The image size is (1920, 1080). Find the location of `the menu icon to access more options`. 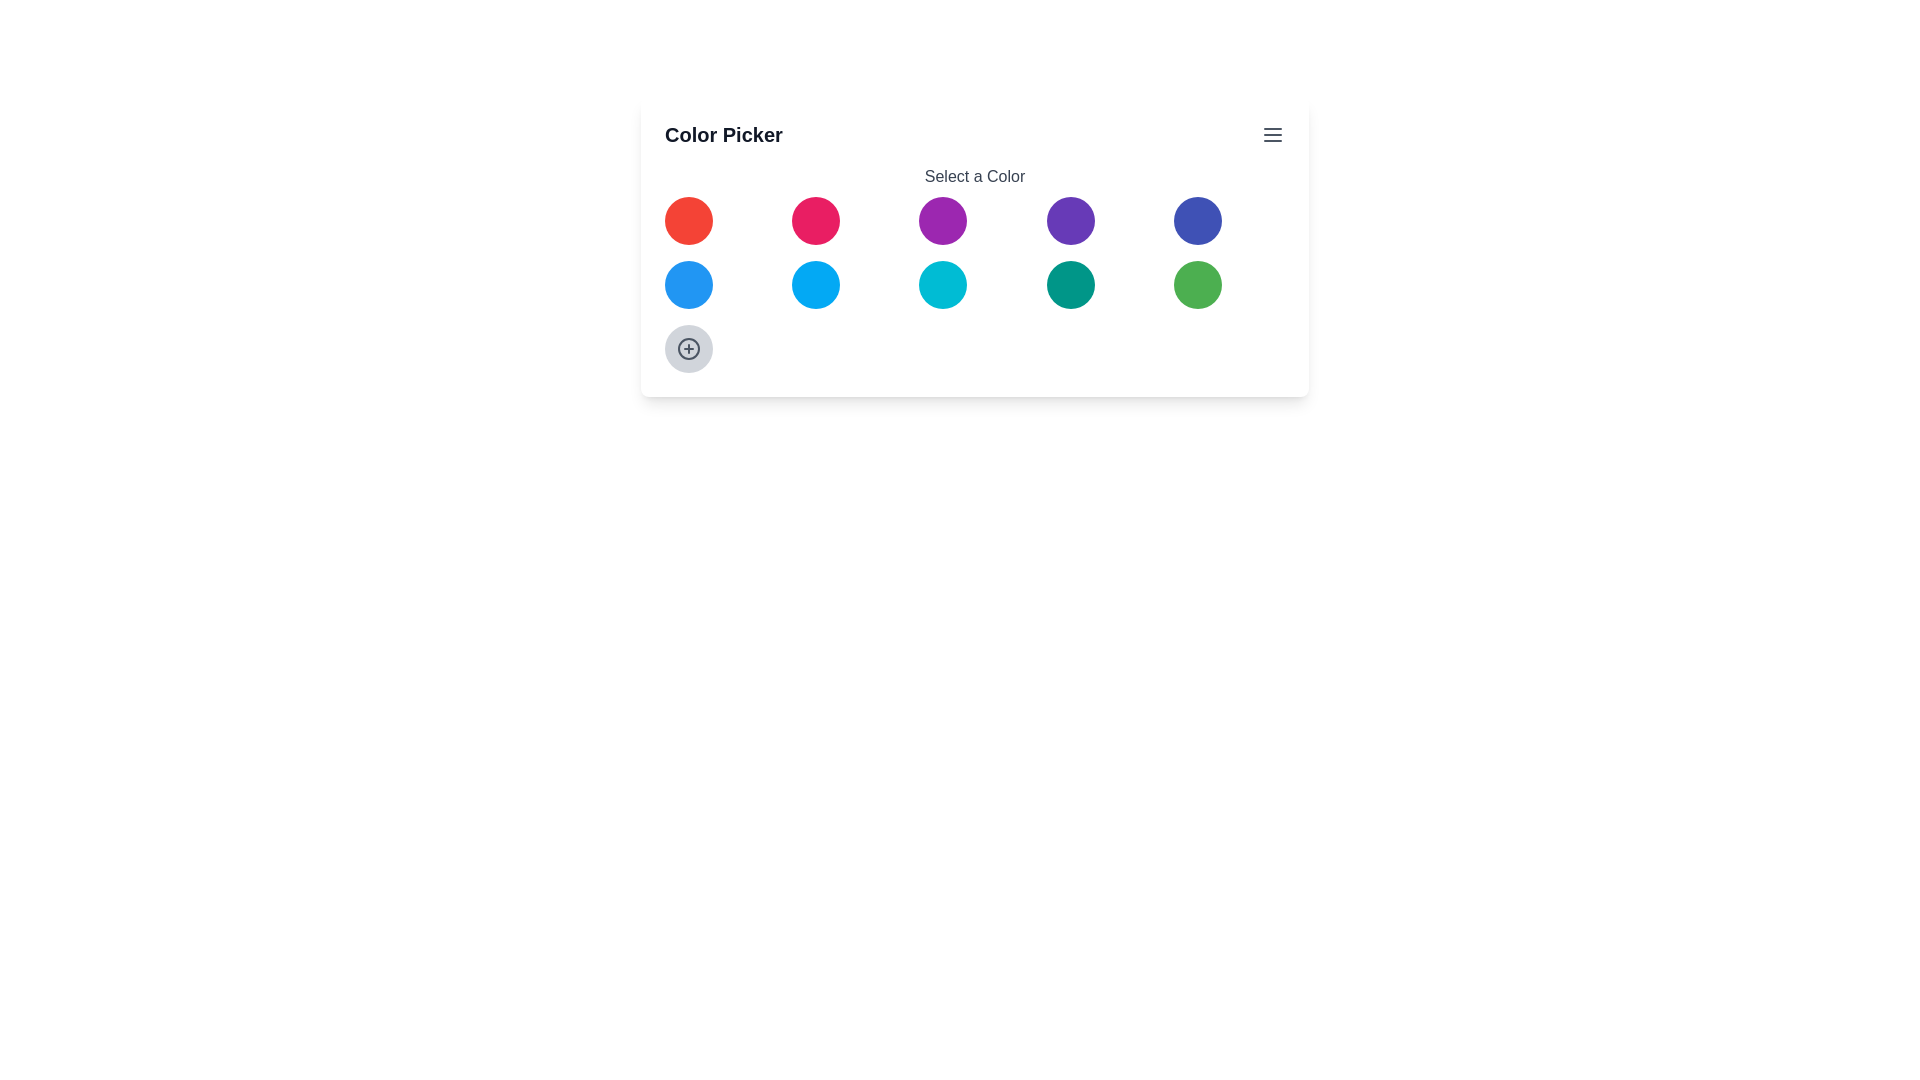

the menu icon to access more options is located at coordinates (1271, 135).